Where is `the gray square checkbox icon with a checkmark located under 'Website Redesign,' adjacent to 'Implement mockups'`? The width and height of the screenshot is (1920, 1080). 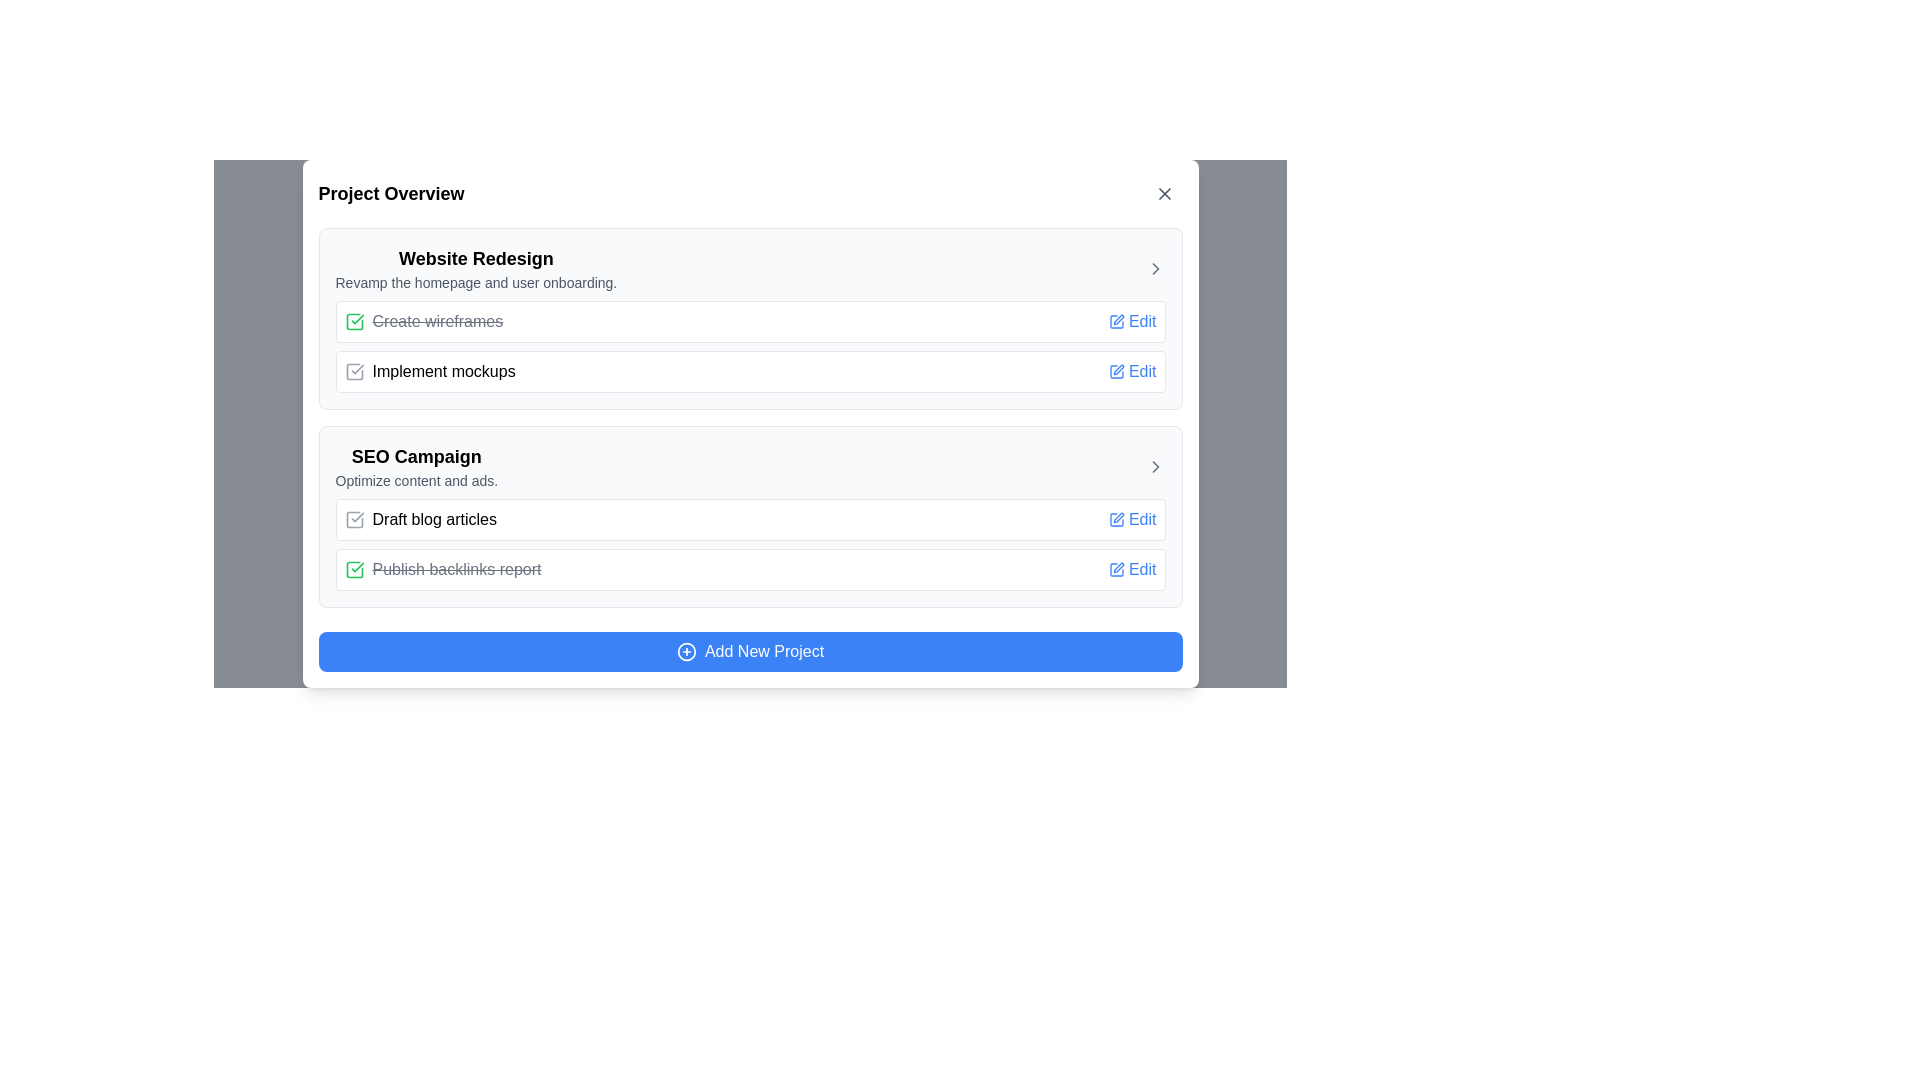
the gray square checkbox icon with a checkmark located under 'Website Redesign,' adjacent to 'Implement mockups' is located at coordinates (354, 371).